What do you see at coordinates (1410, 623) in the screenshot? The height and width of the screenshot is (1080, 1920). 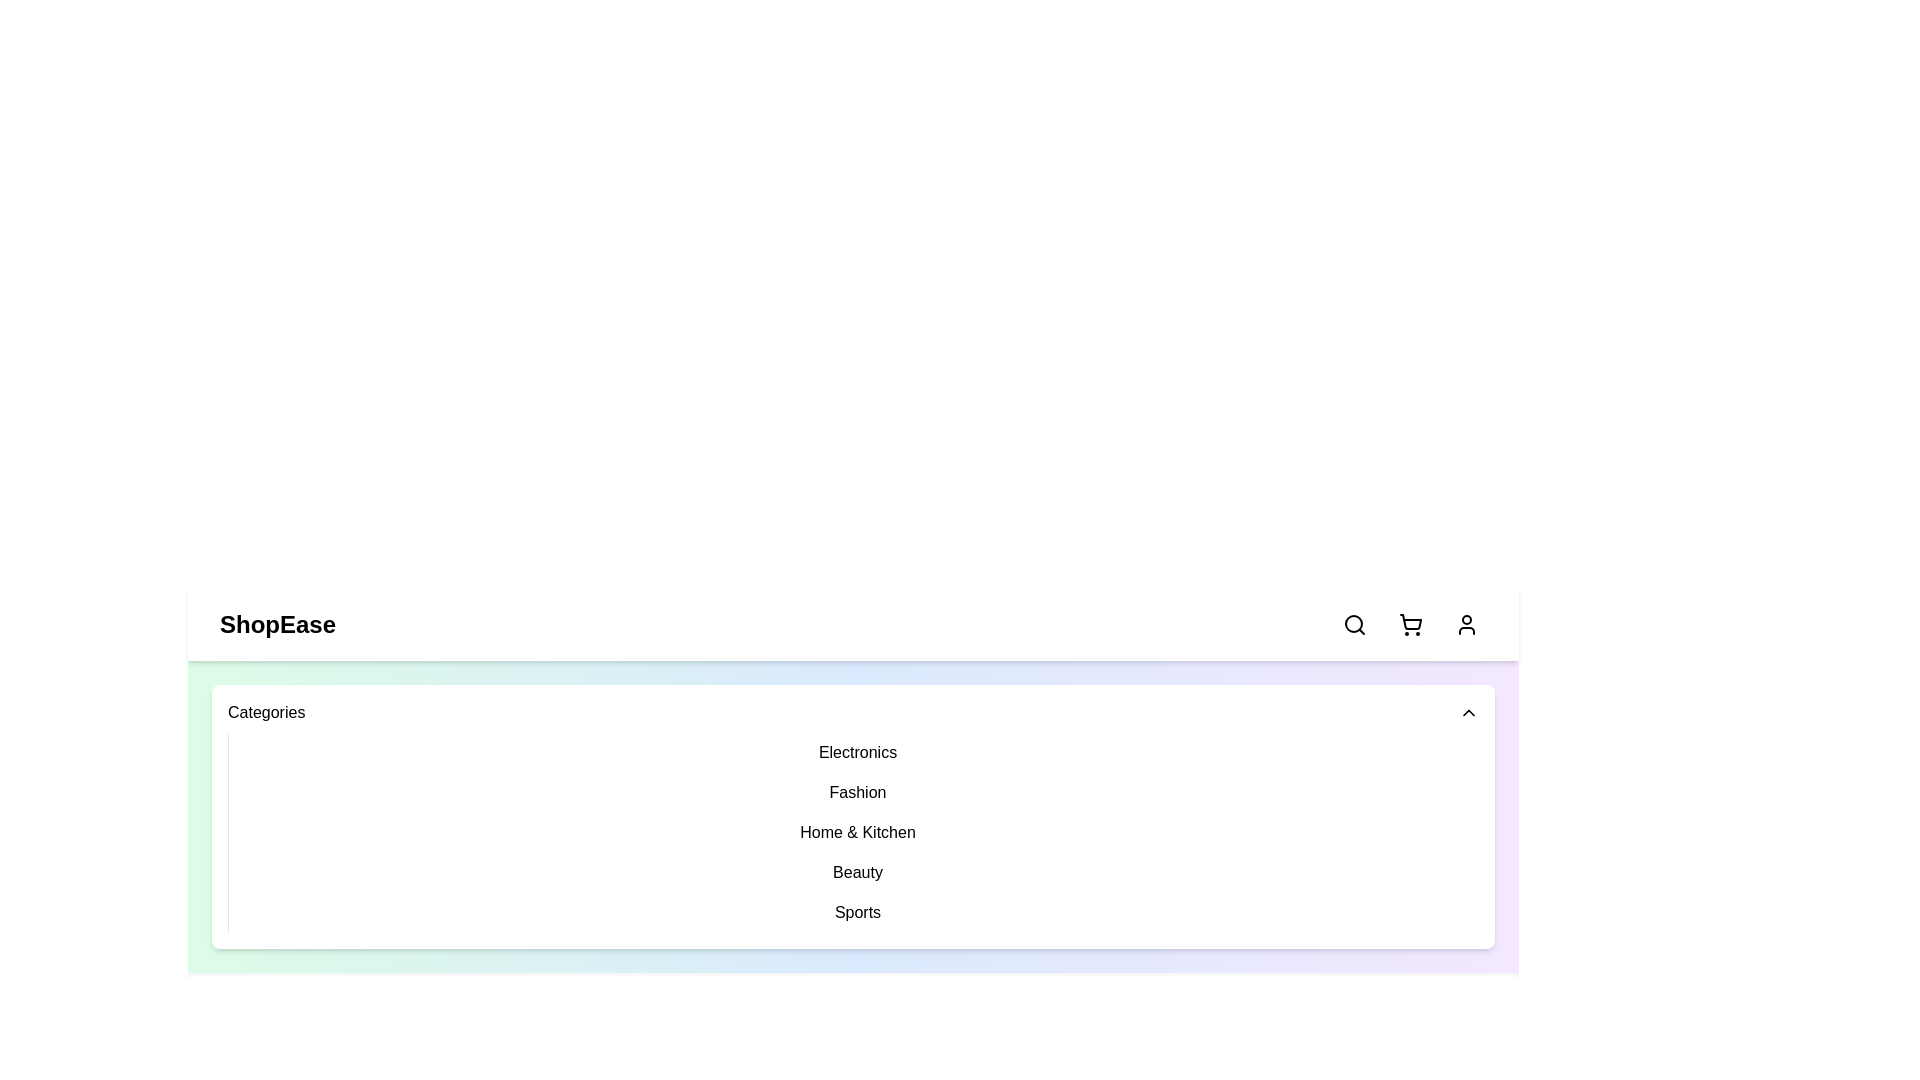 I see `the shopping cart icon located in the top-right corner of the navigation bar to possibly reveal additional cart details` at bounding box center [1410, 623].